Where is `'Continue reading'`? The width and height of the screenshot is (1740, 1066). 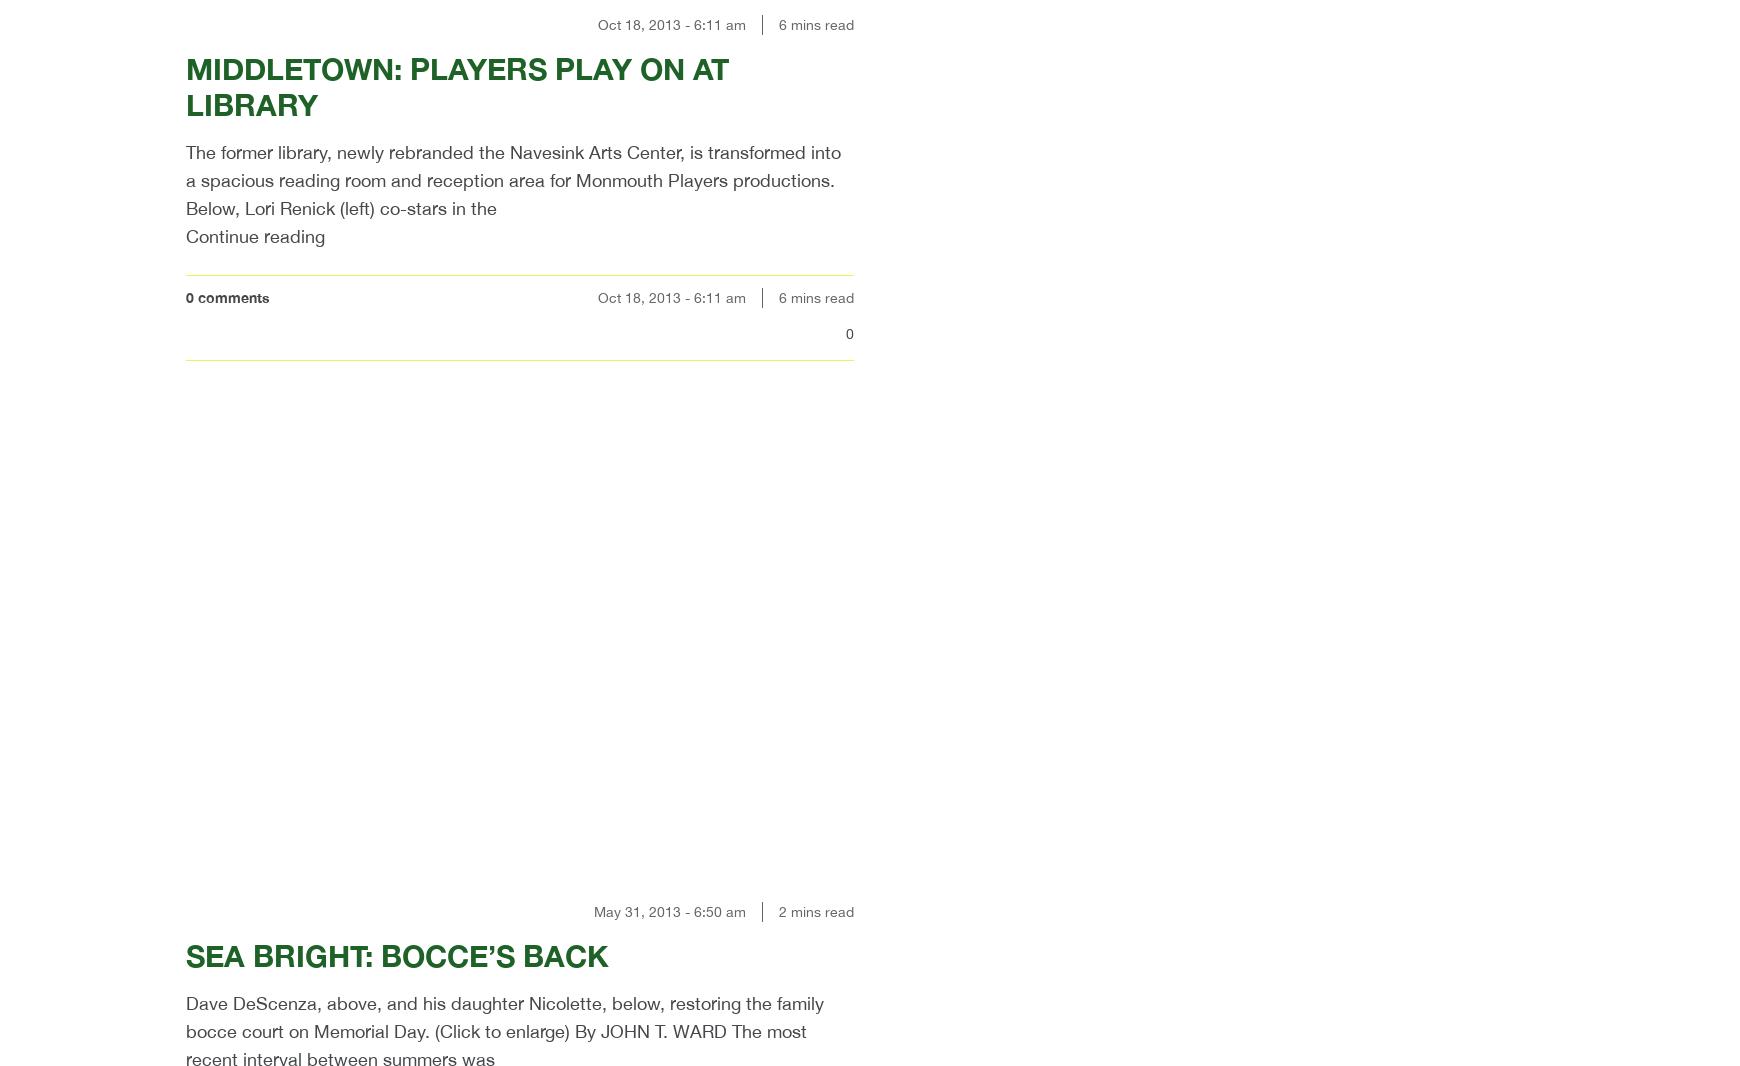
'Continue reading' is located at coordinates (255, 234).